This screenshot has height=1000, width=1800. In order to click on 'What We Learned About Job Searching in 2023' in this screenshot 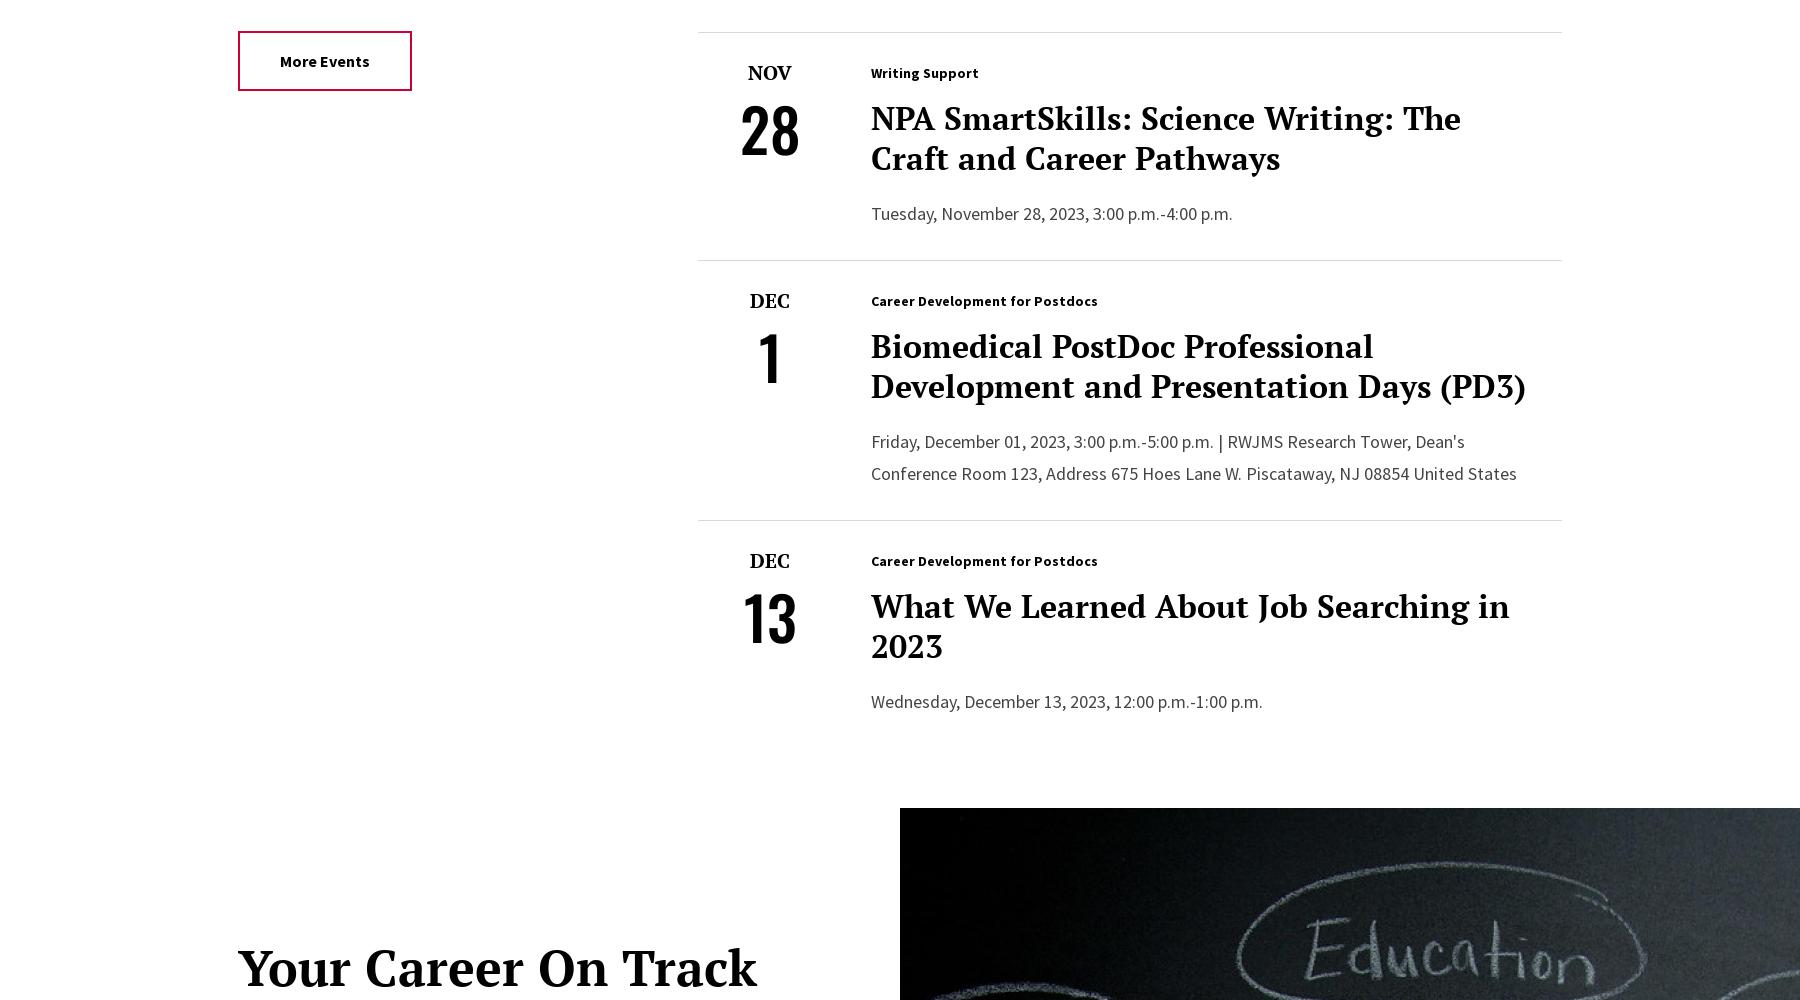, I will do `click(1189, 626)`.